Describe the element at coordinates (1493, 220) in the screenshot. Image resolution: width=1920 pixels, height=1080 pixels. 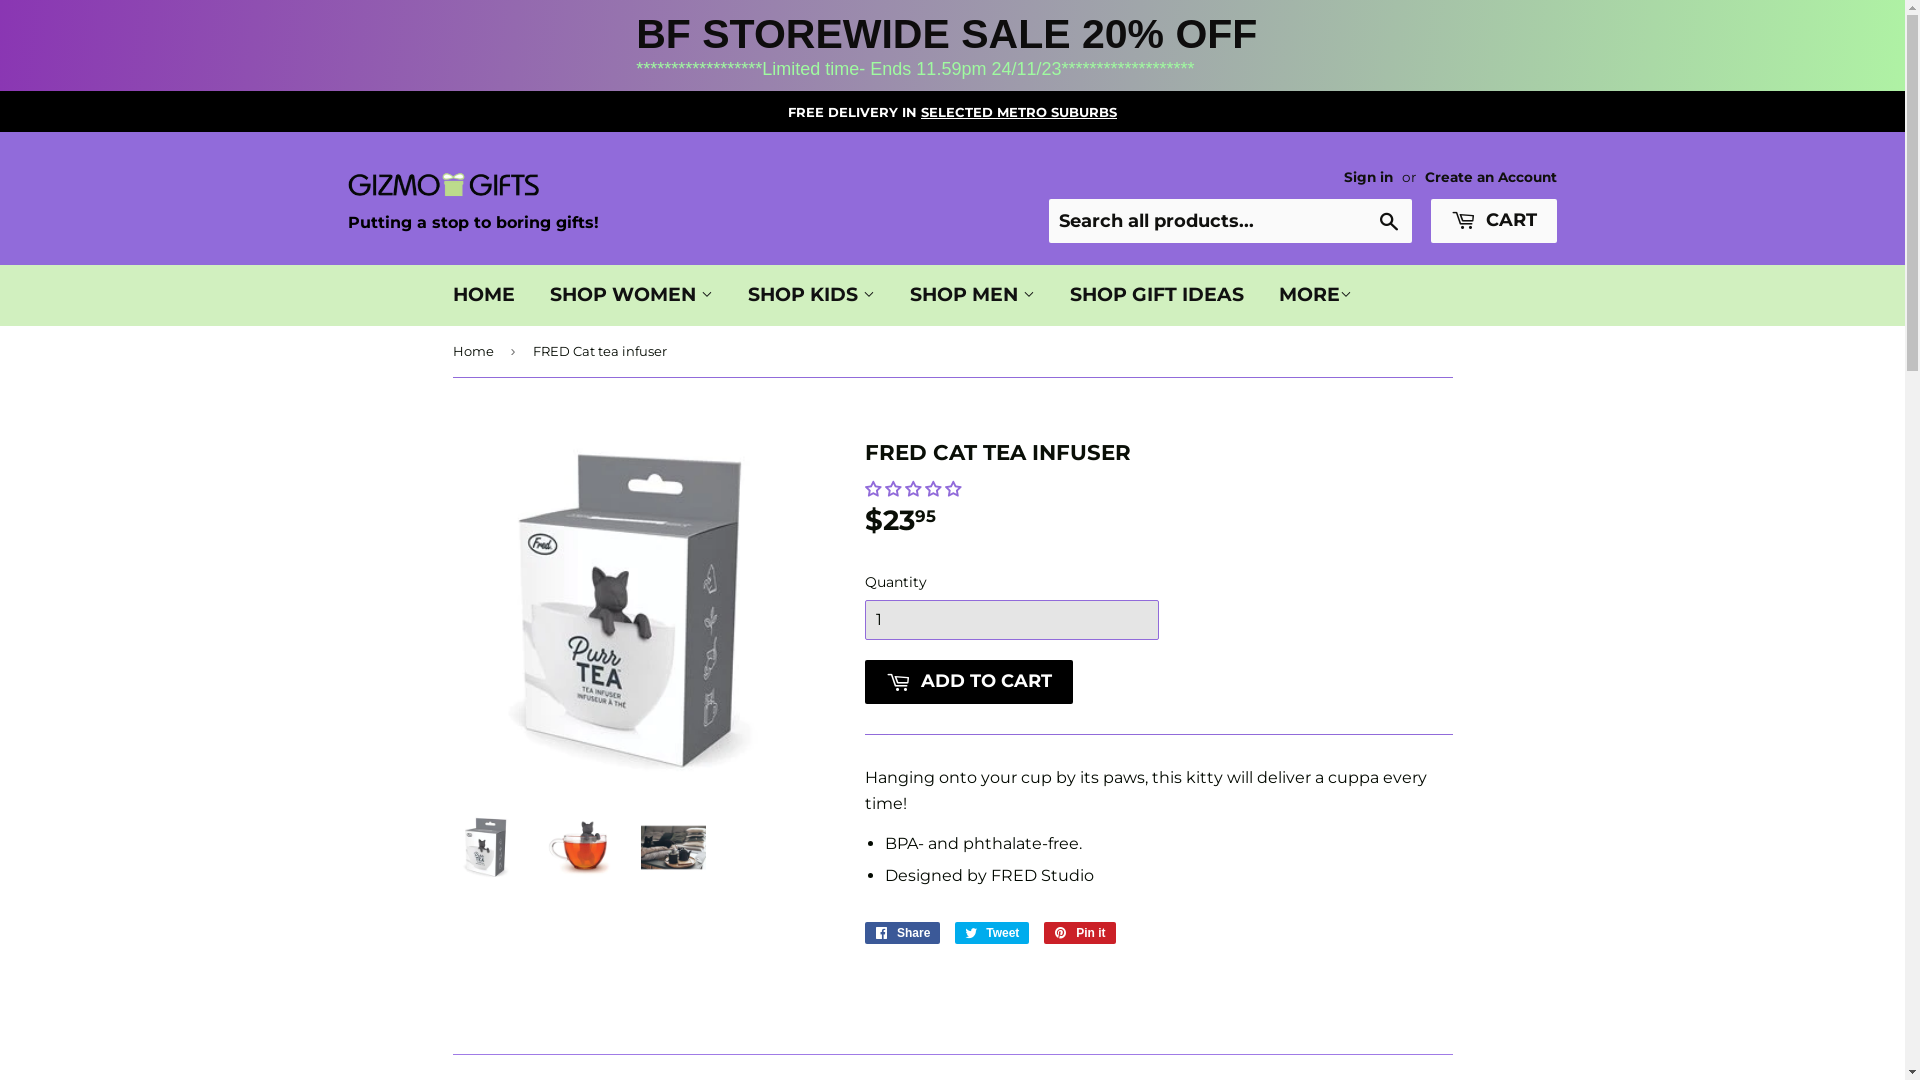
I see `'CART'` at that location.